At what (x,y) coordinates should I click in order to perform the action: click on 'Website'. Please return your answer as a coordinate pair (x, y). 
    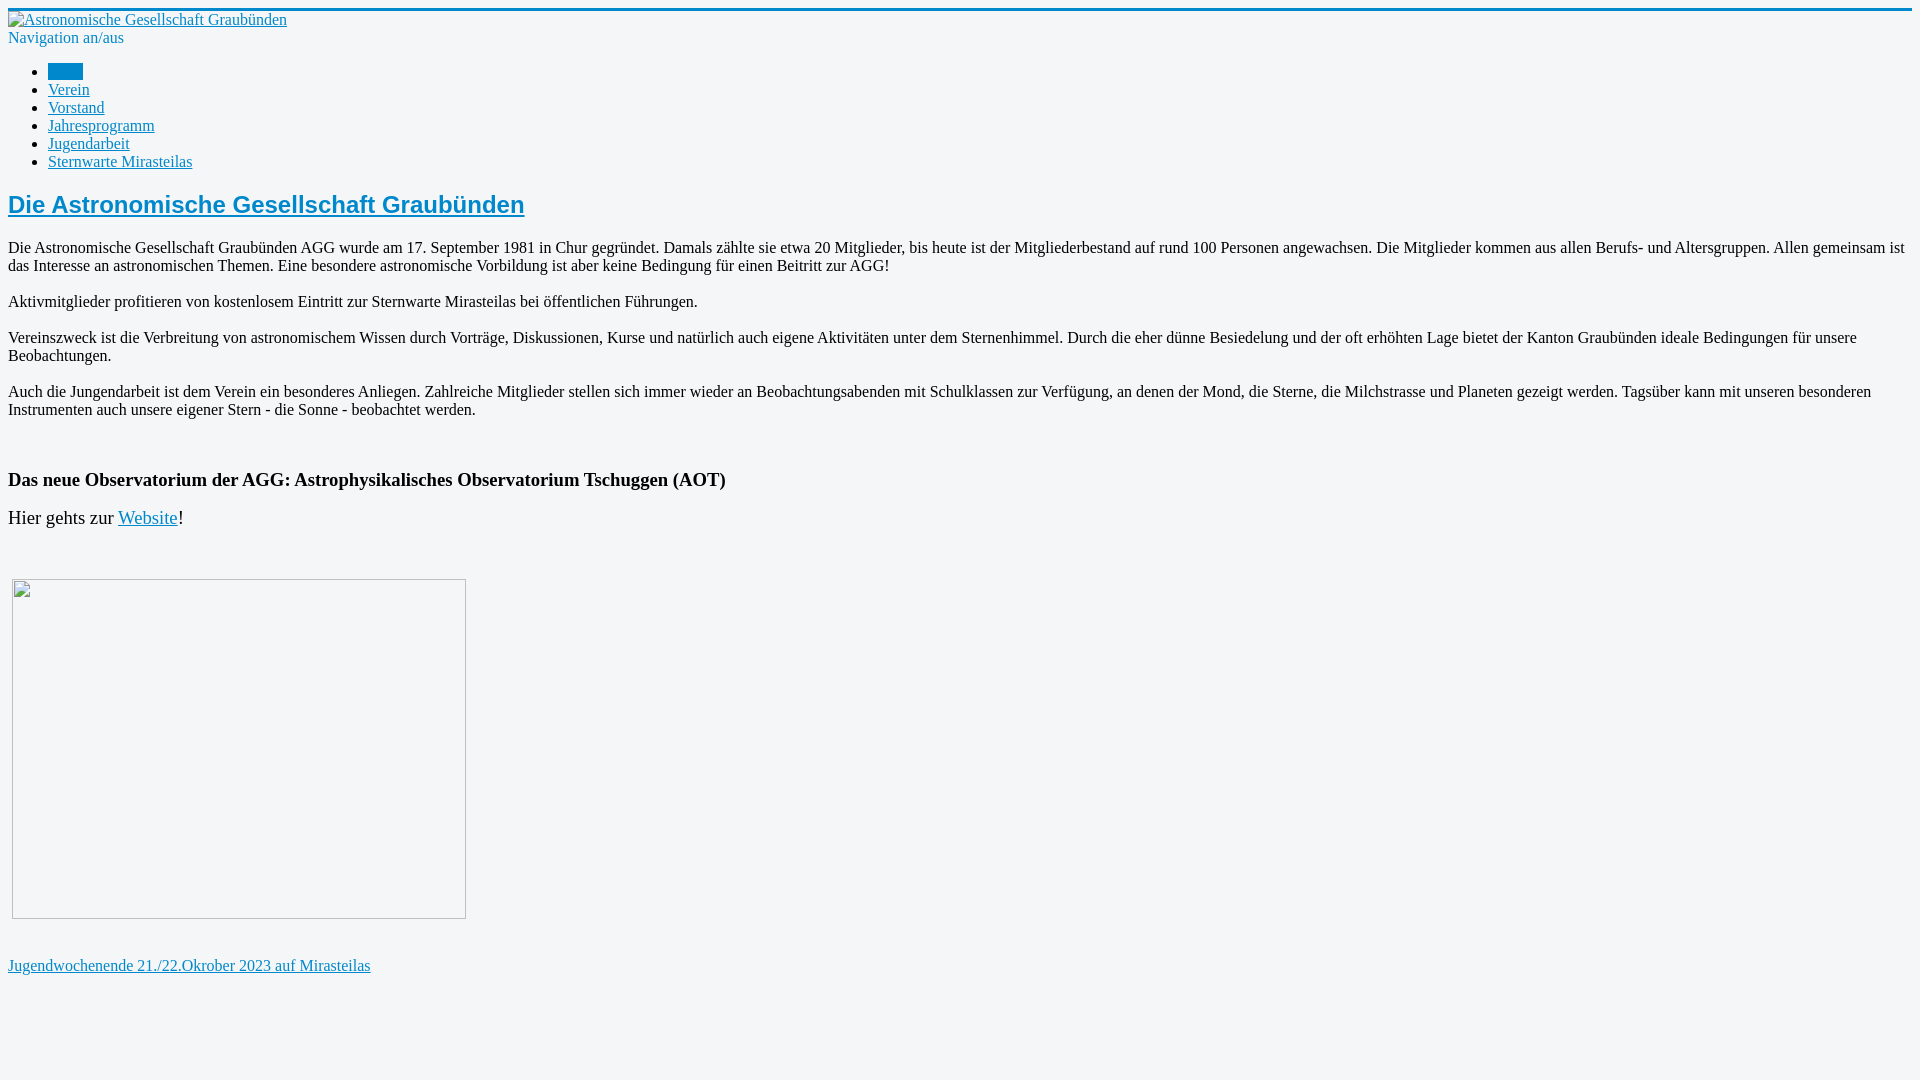
    Looking at the image, I should click on (117, 516).